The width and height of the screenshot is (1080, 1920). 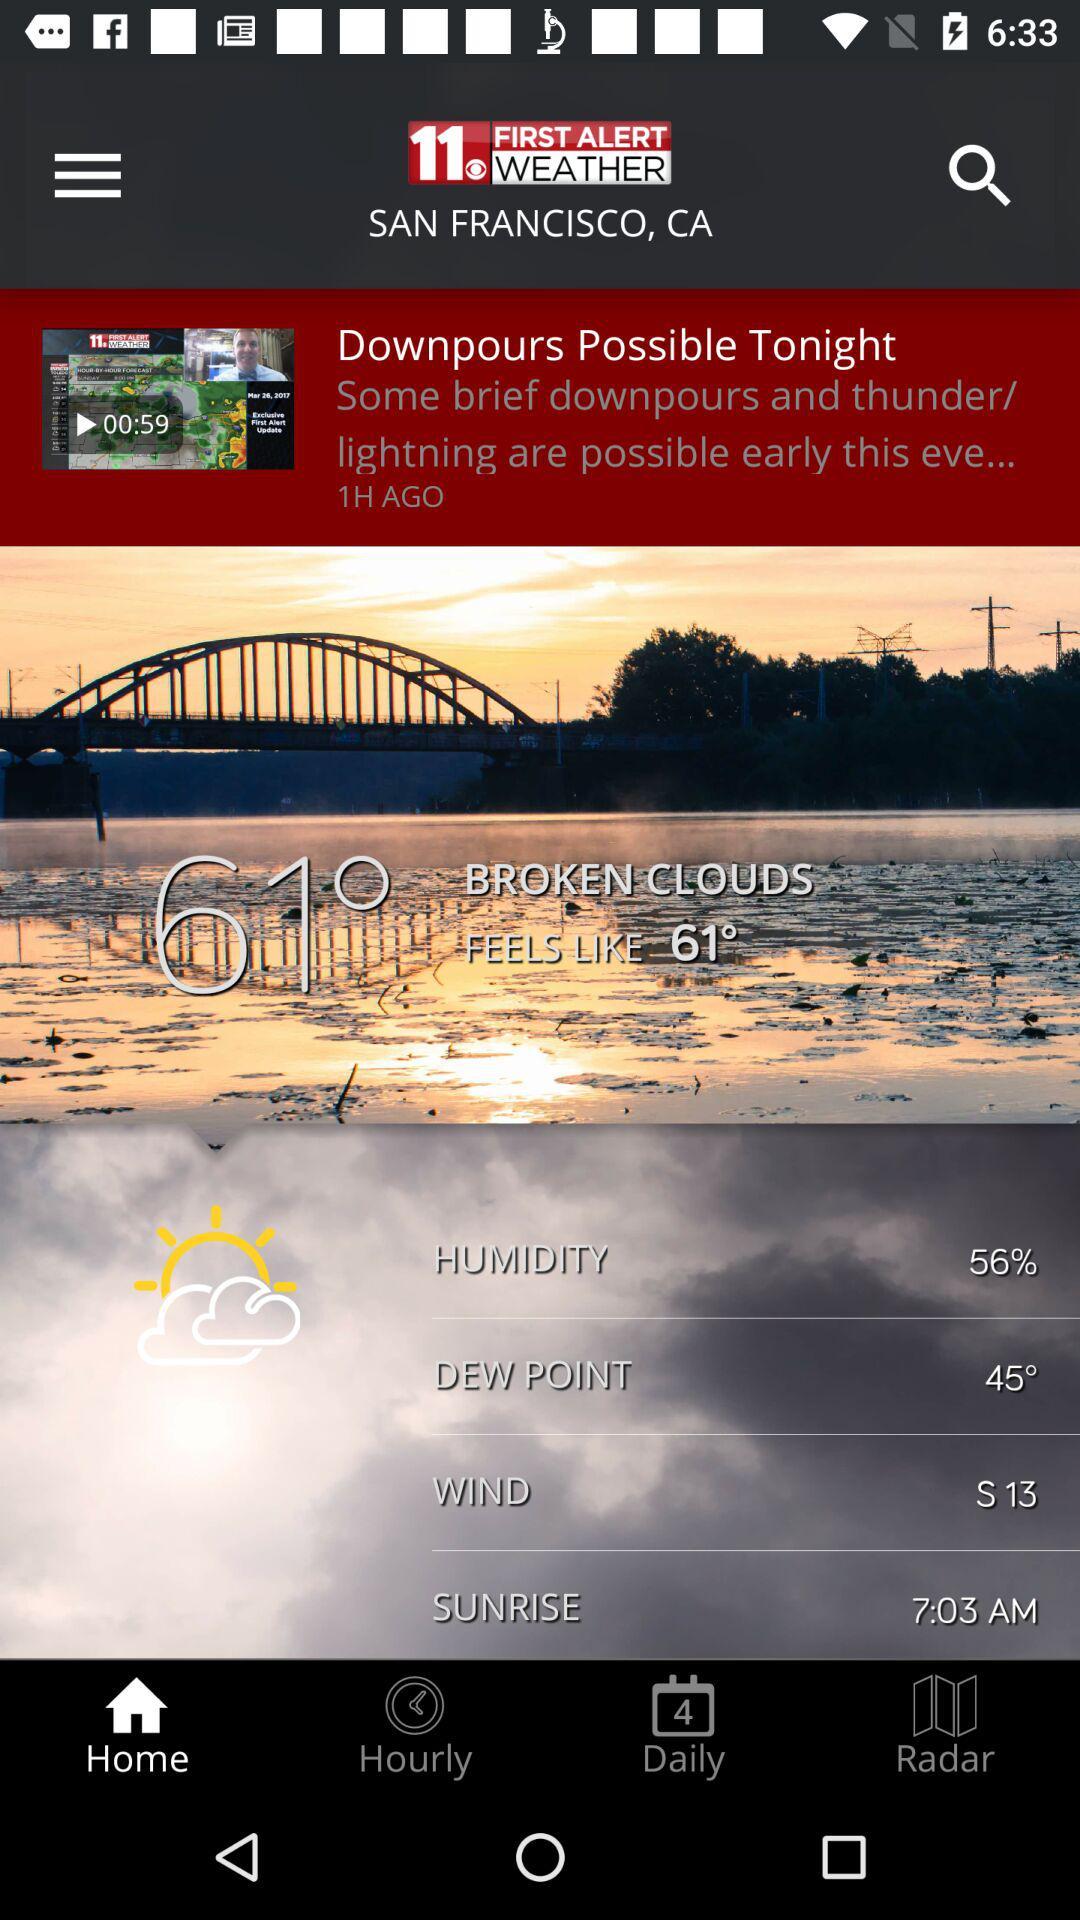 What do you see at coordinates (135, 1726) in the screenshot?
I see `the icon to the left of the hourly radio button` at bounding box center [135, 1726].